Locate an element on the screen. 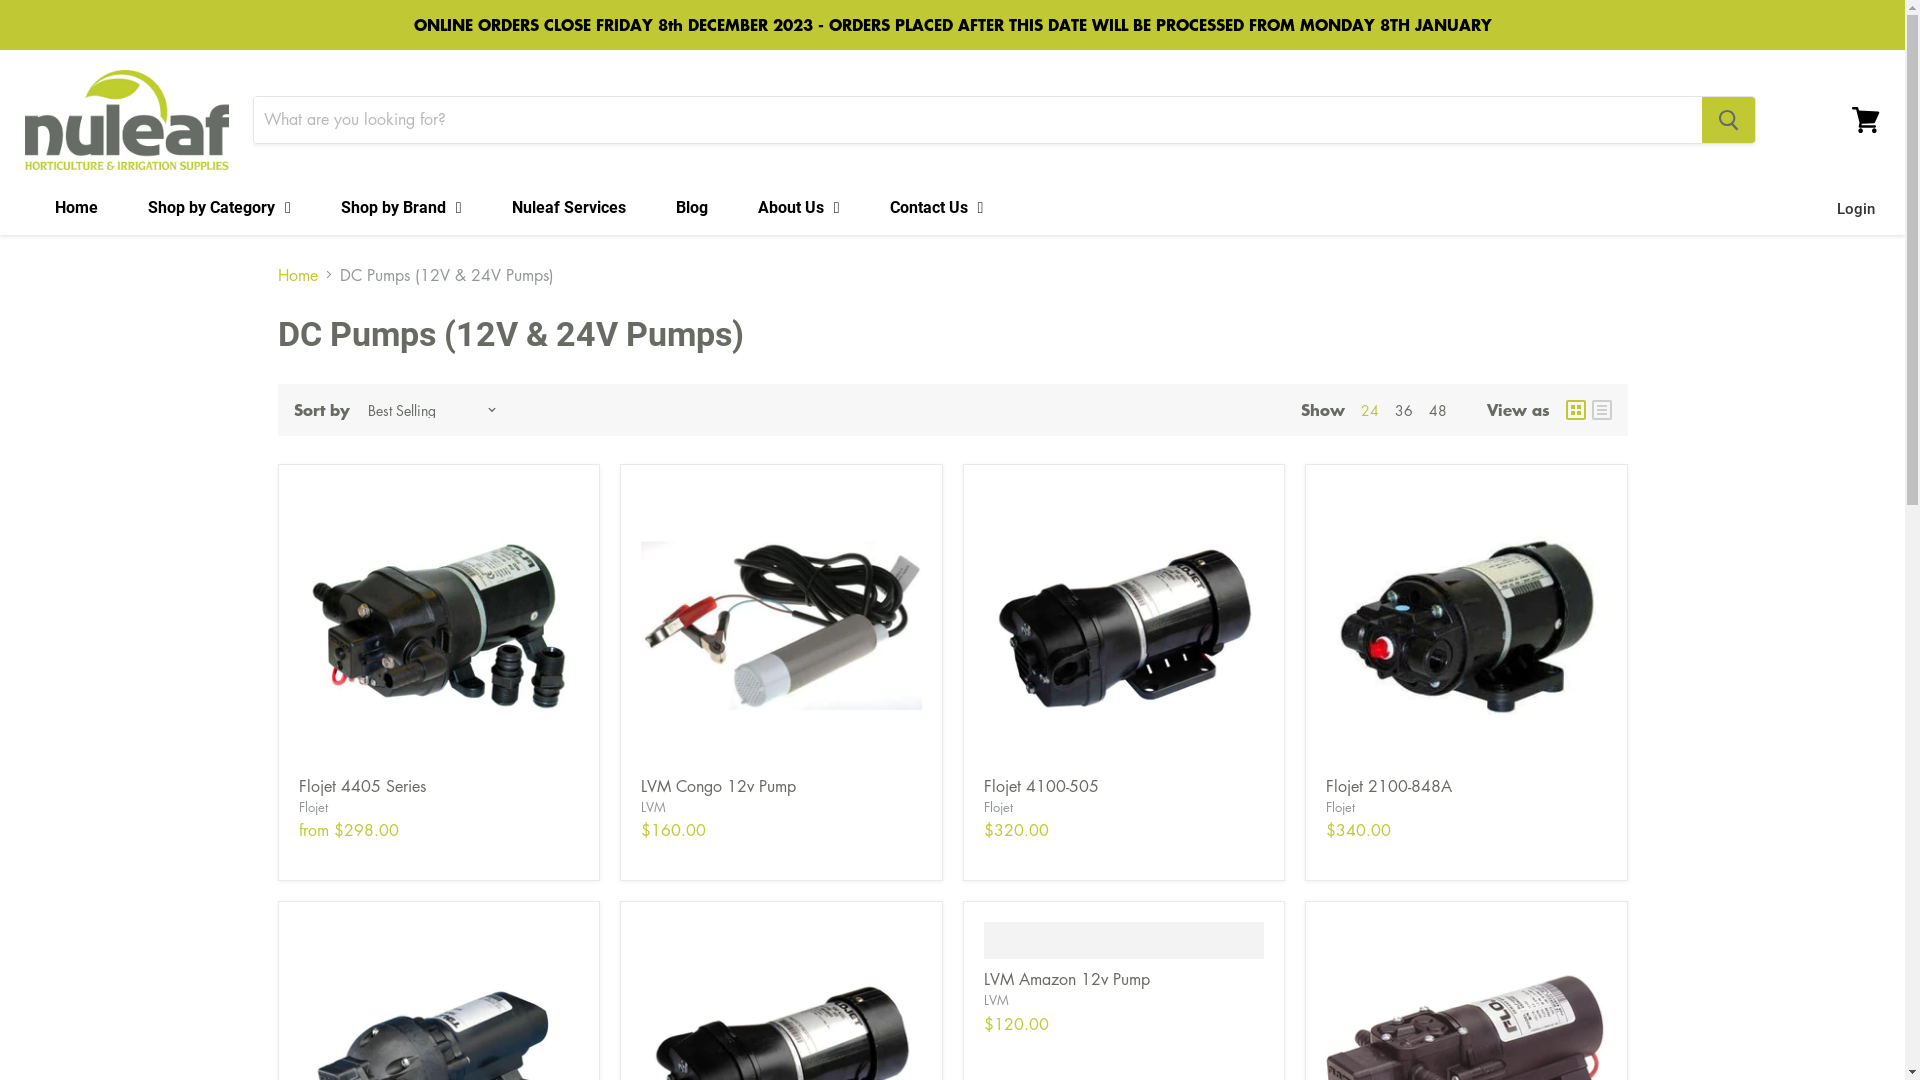  '36' is located at coordinates (1401, 408).